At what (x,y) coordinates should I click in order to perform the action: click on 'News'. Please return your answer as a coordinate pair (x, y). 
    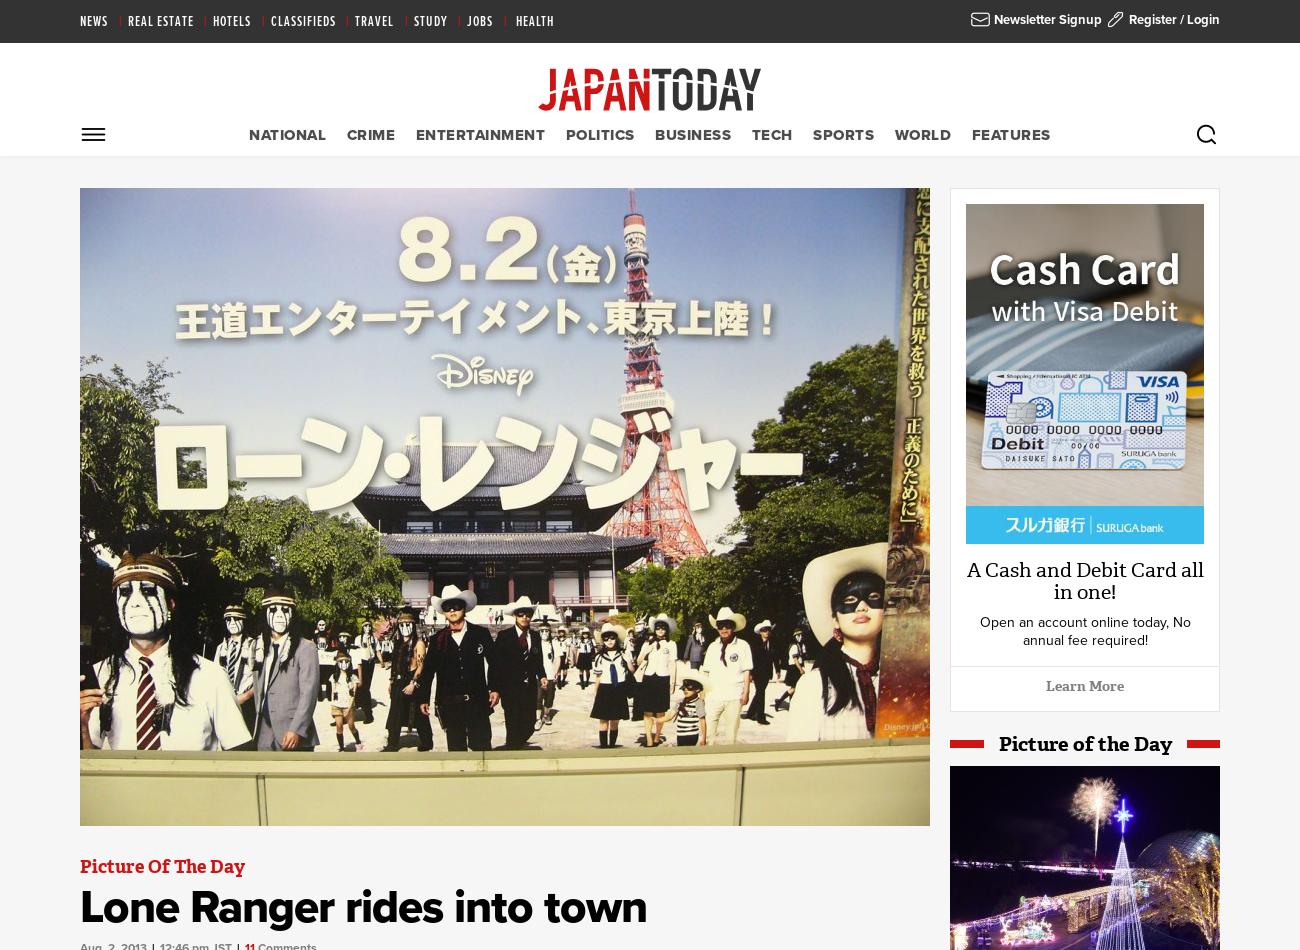
    Looking at the image, I should click on (79, 22).